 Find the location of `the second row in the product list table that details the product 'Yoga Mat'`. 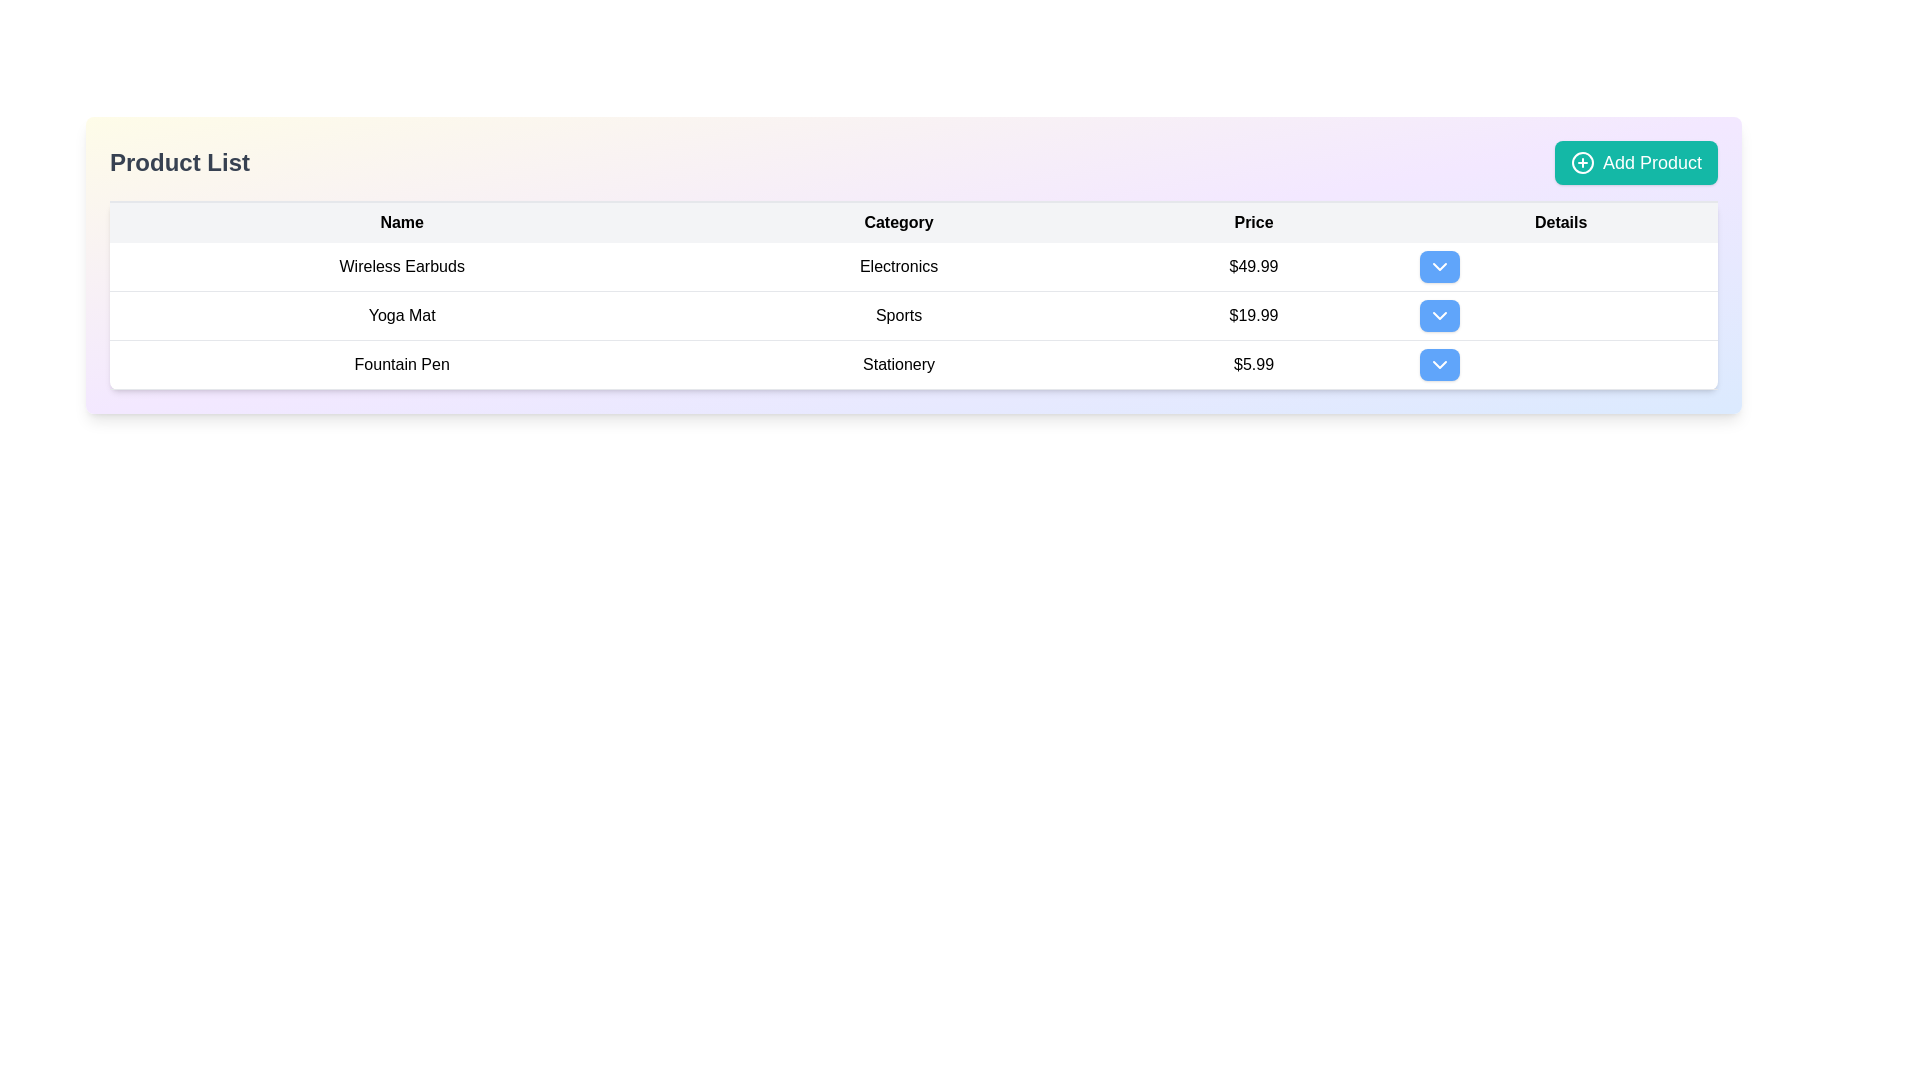

the second row in the product list table that details the product 'Yoga Mat' is located at coordinates (912, 315).